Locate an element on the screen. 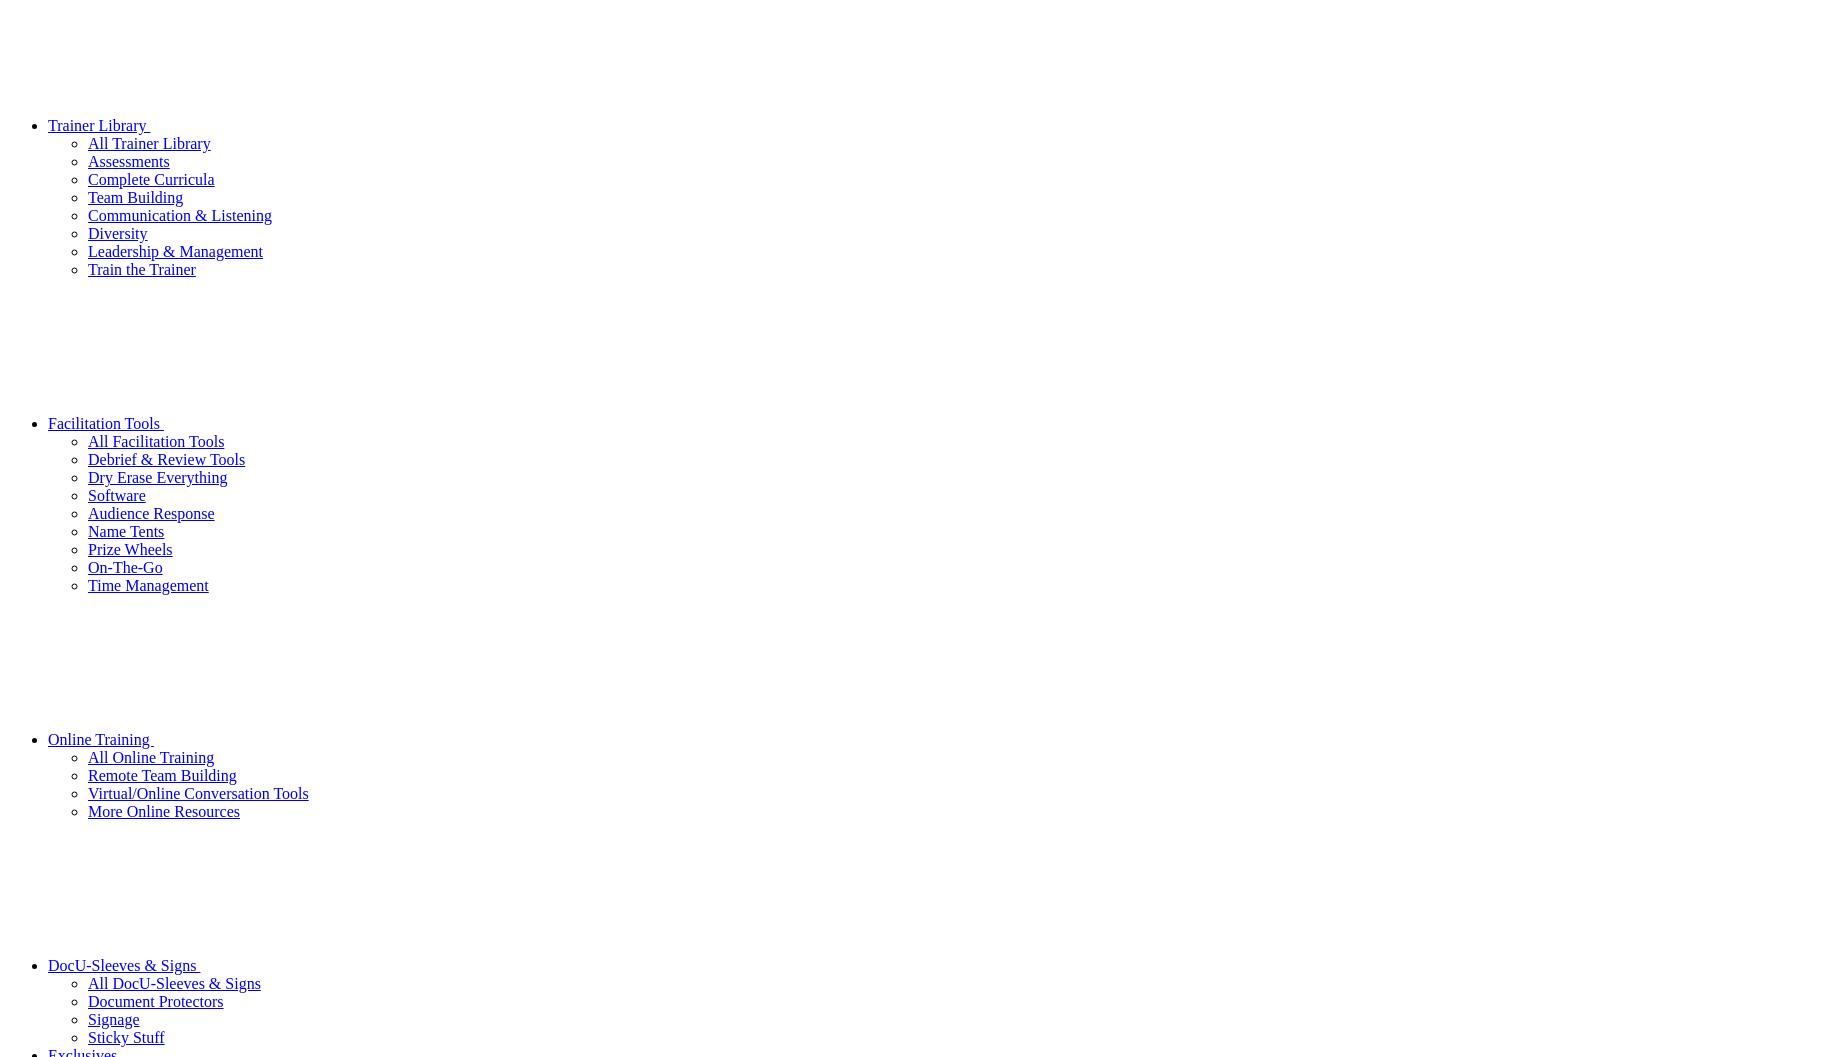 The height and width of the screenshot is (1057, 1846). 'Team Building' is located at coordinates (135, 196).